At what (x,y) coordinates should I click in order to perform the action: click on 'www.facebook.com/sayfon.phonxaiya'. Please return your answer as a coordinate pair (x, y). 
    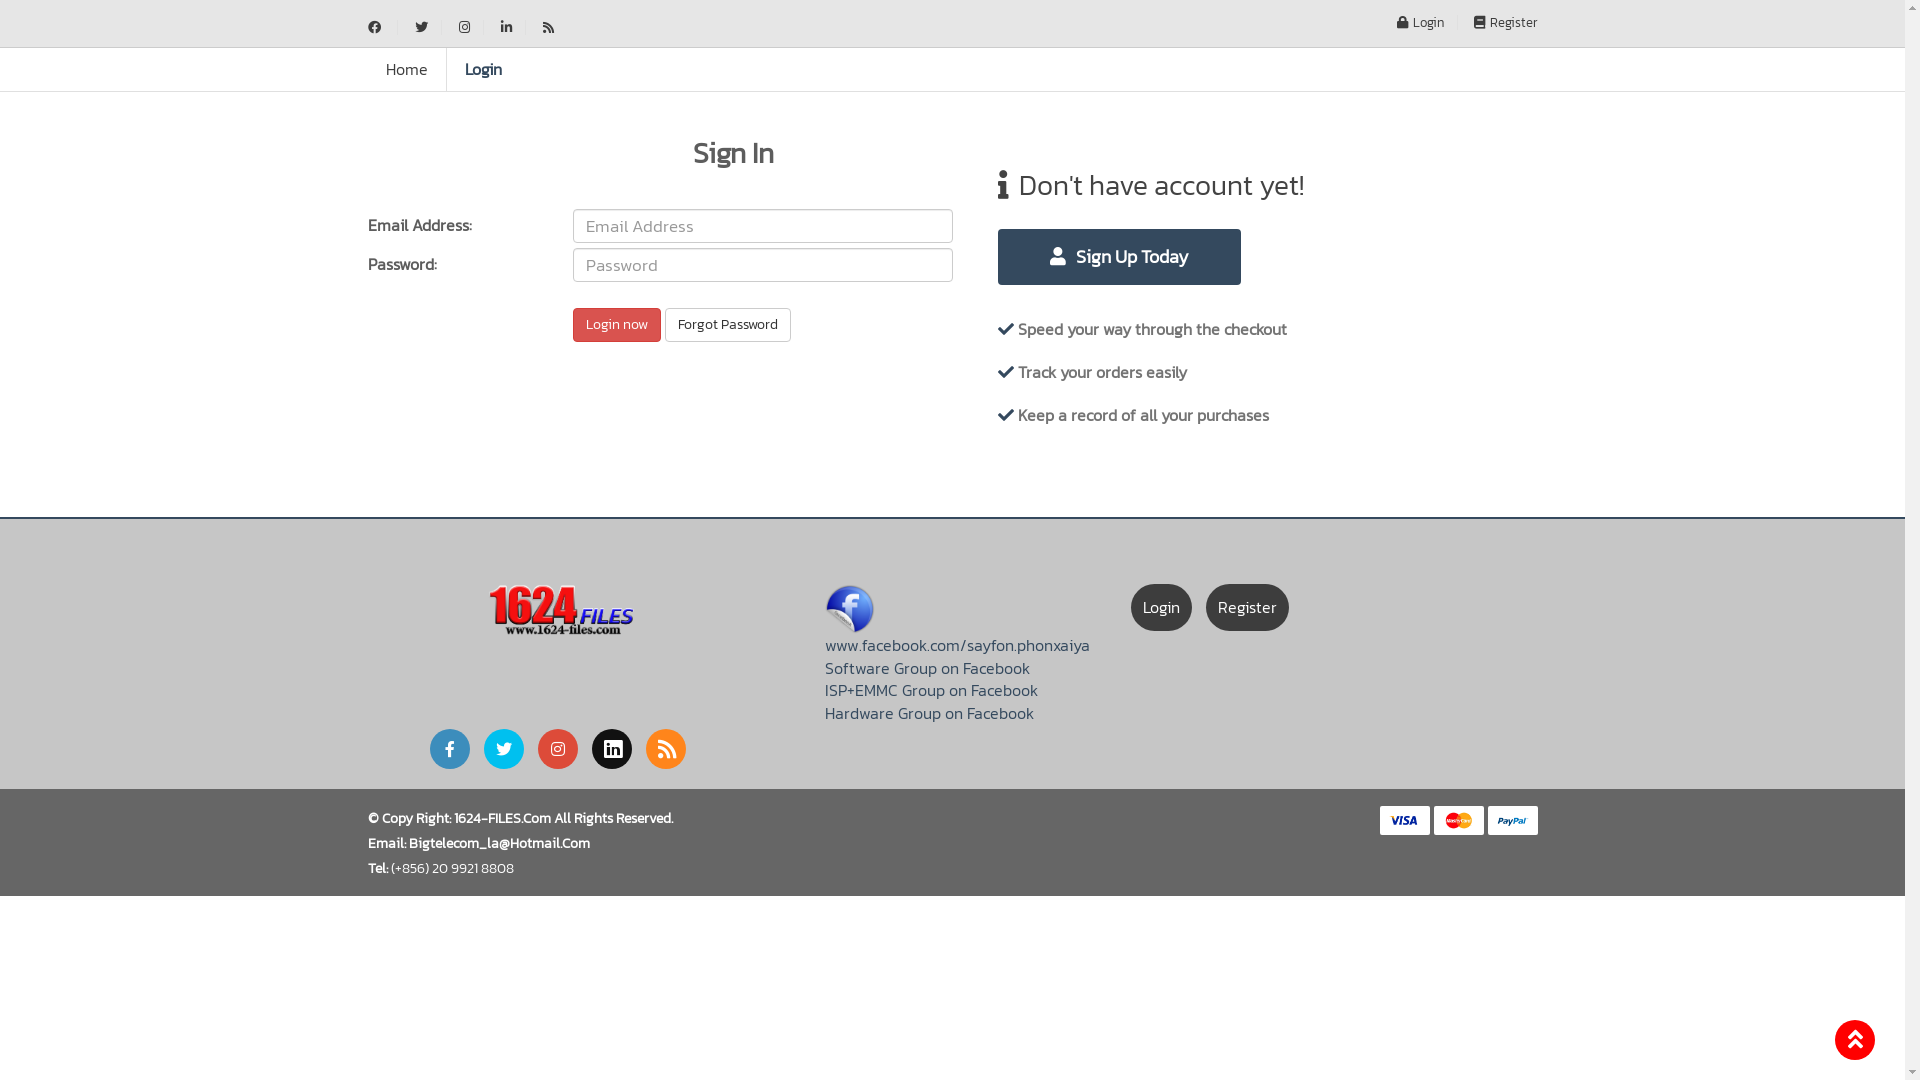
    Looking at the image, I should click on (956, 644).